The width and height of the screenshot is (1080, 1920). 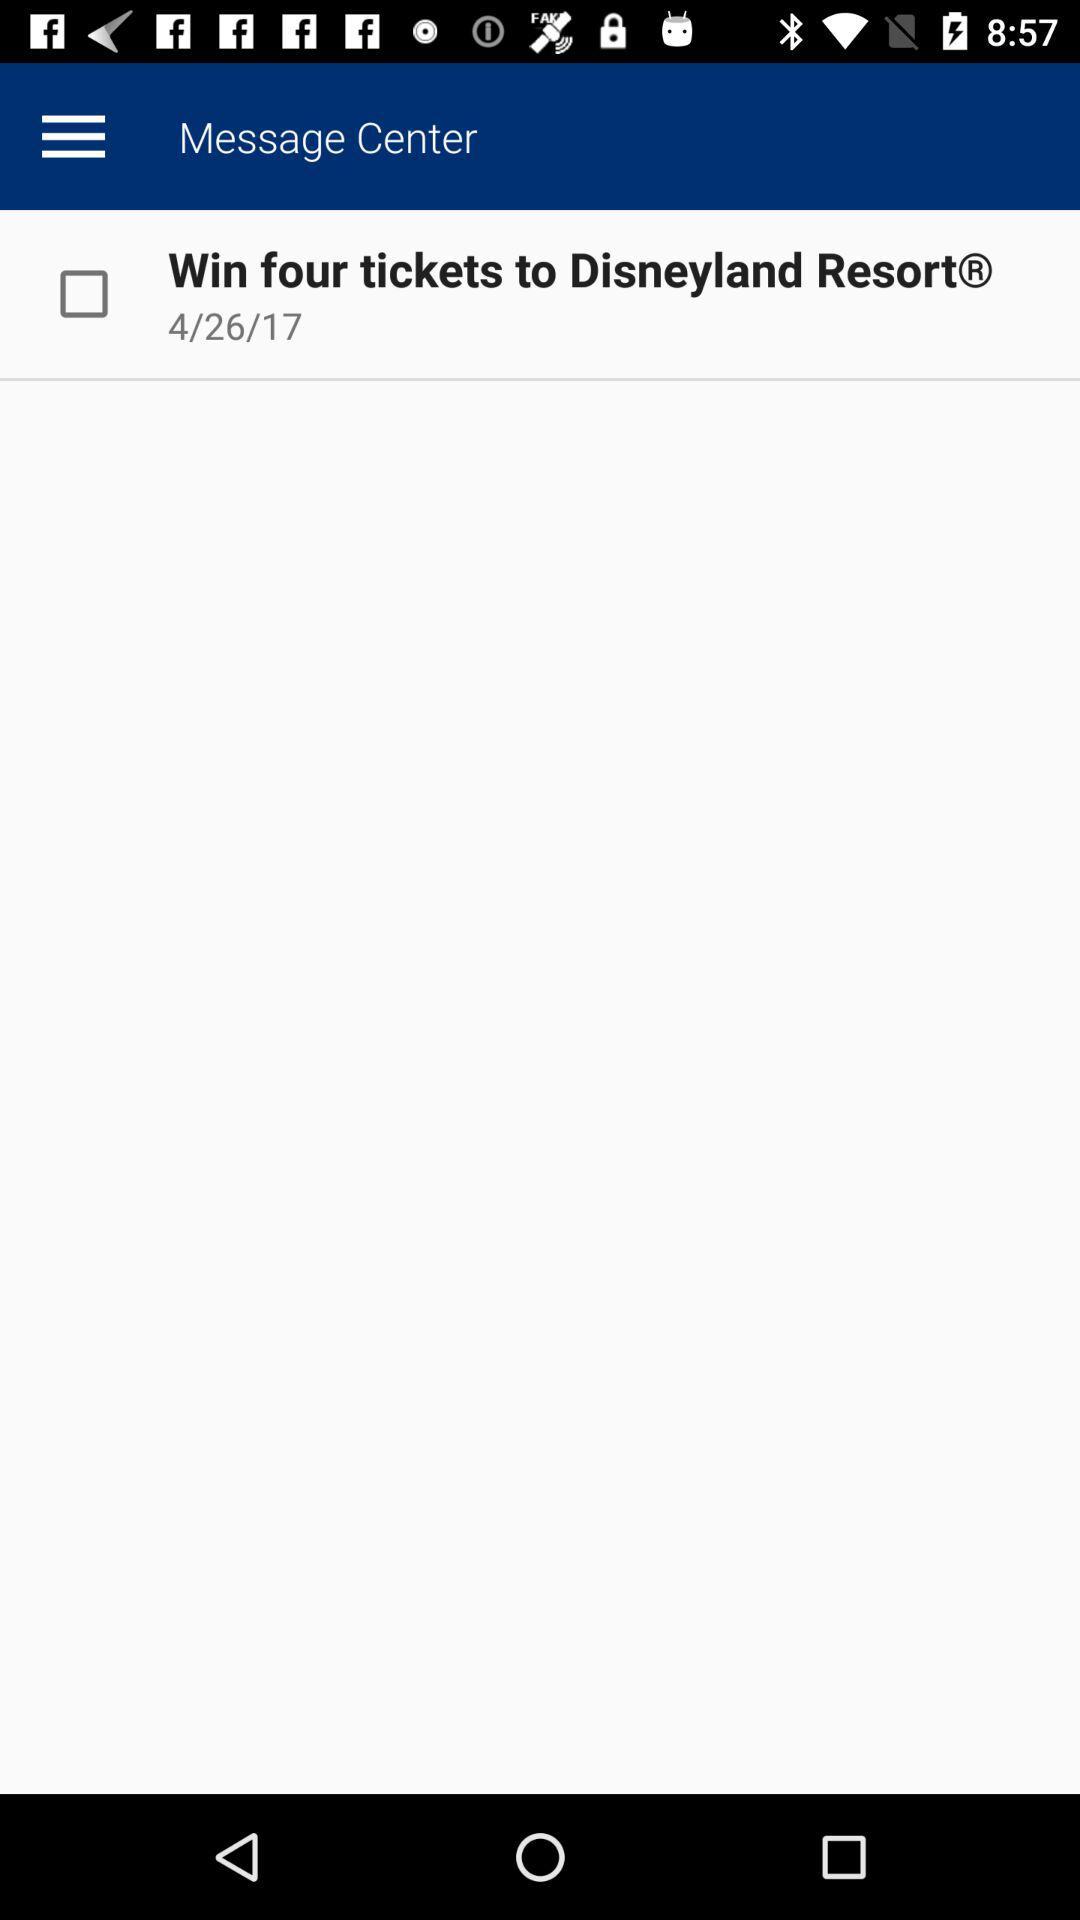 What do you see at coordinates (72, 135) in the screenshot?
I see `icon to the left of message center icon` at bounding box center [72, 135].